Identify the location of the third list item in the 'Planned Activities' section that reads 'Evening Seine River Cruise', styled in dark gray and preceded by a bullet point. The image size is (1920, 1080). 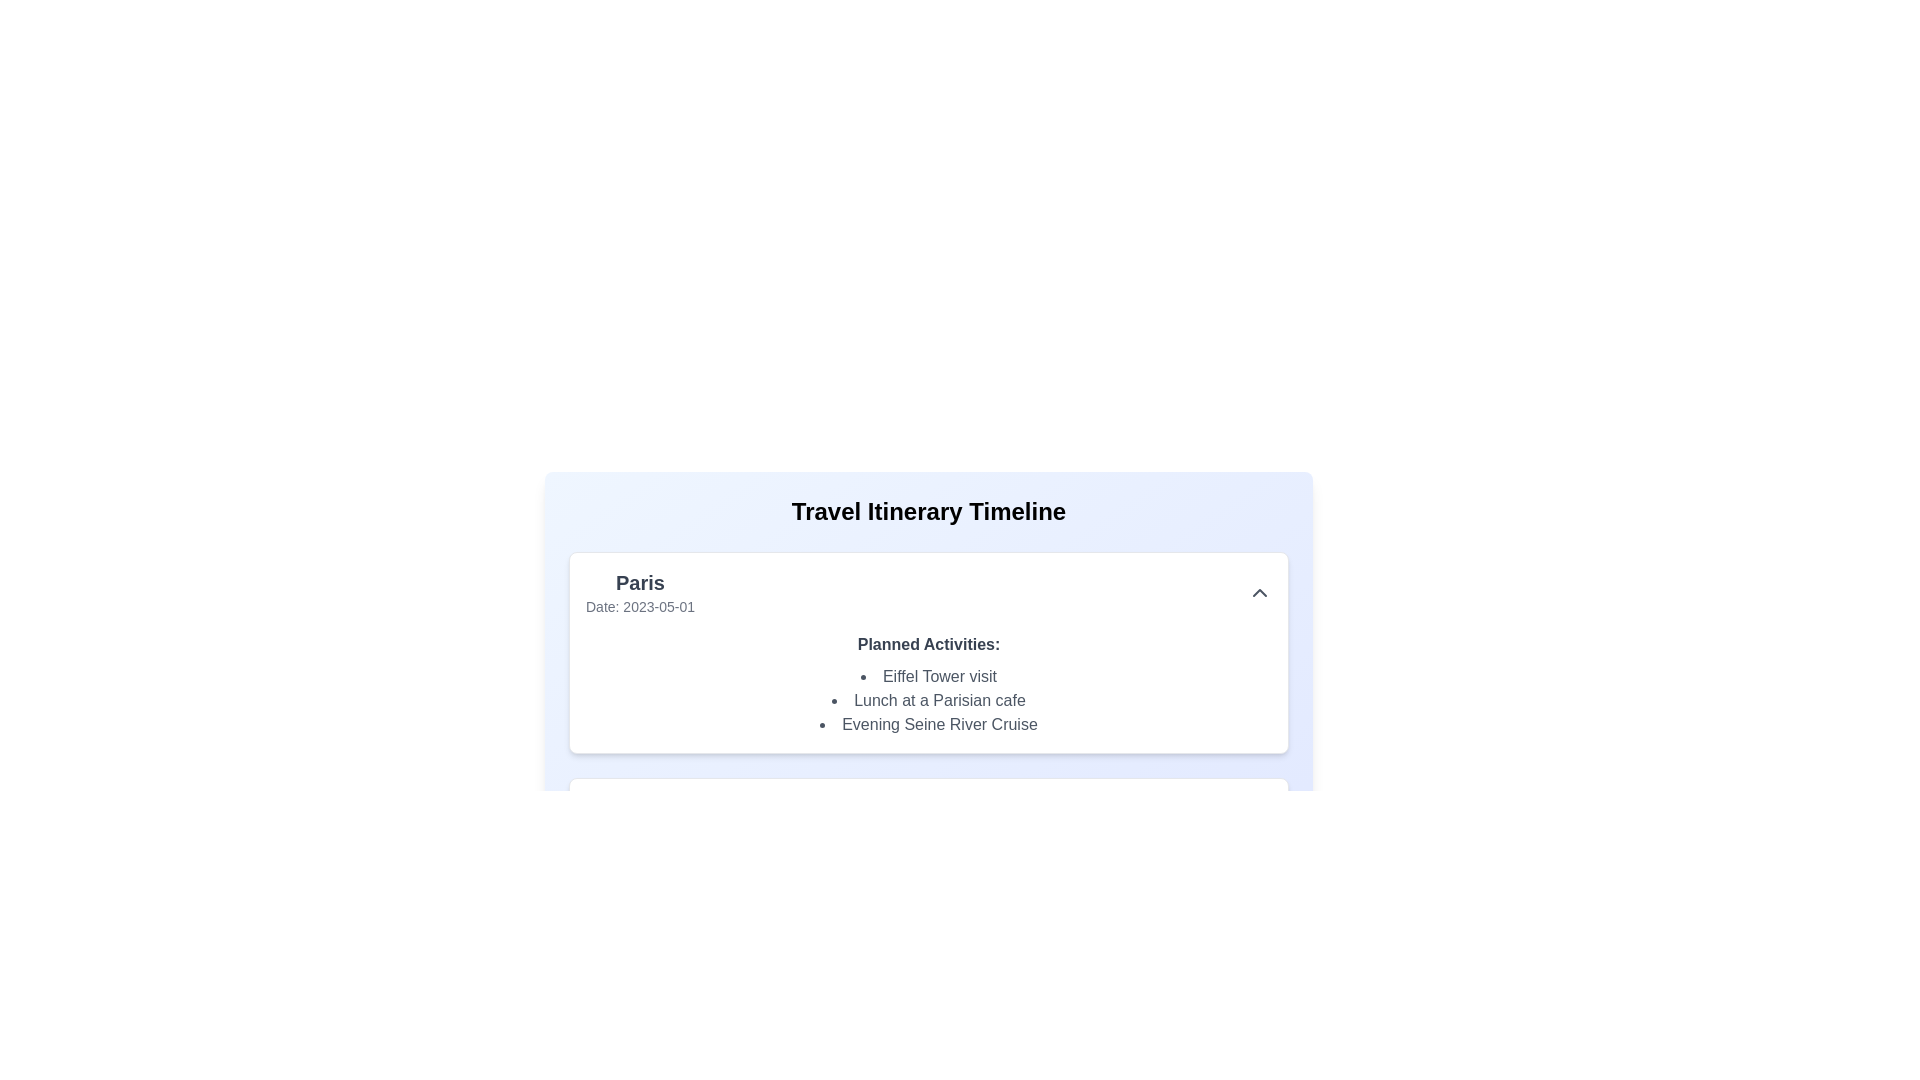
(928, 725).